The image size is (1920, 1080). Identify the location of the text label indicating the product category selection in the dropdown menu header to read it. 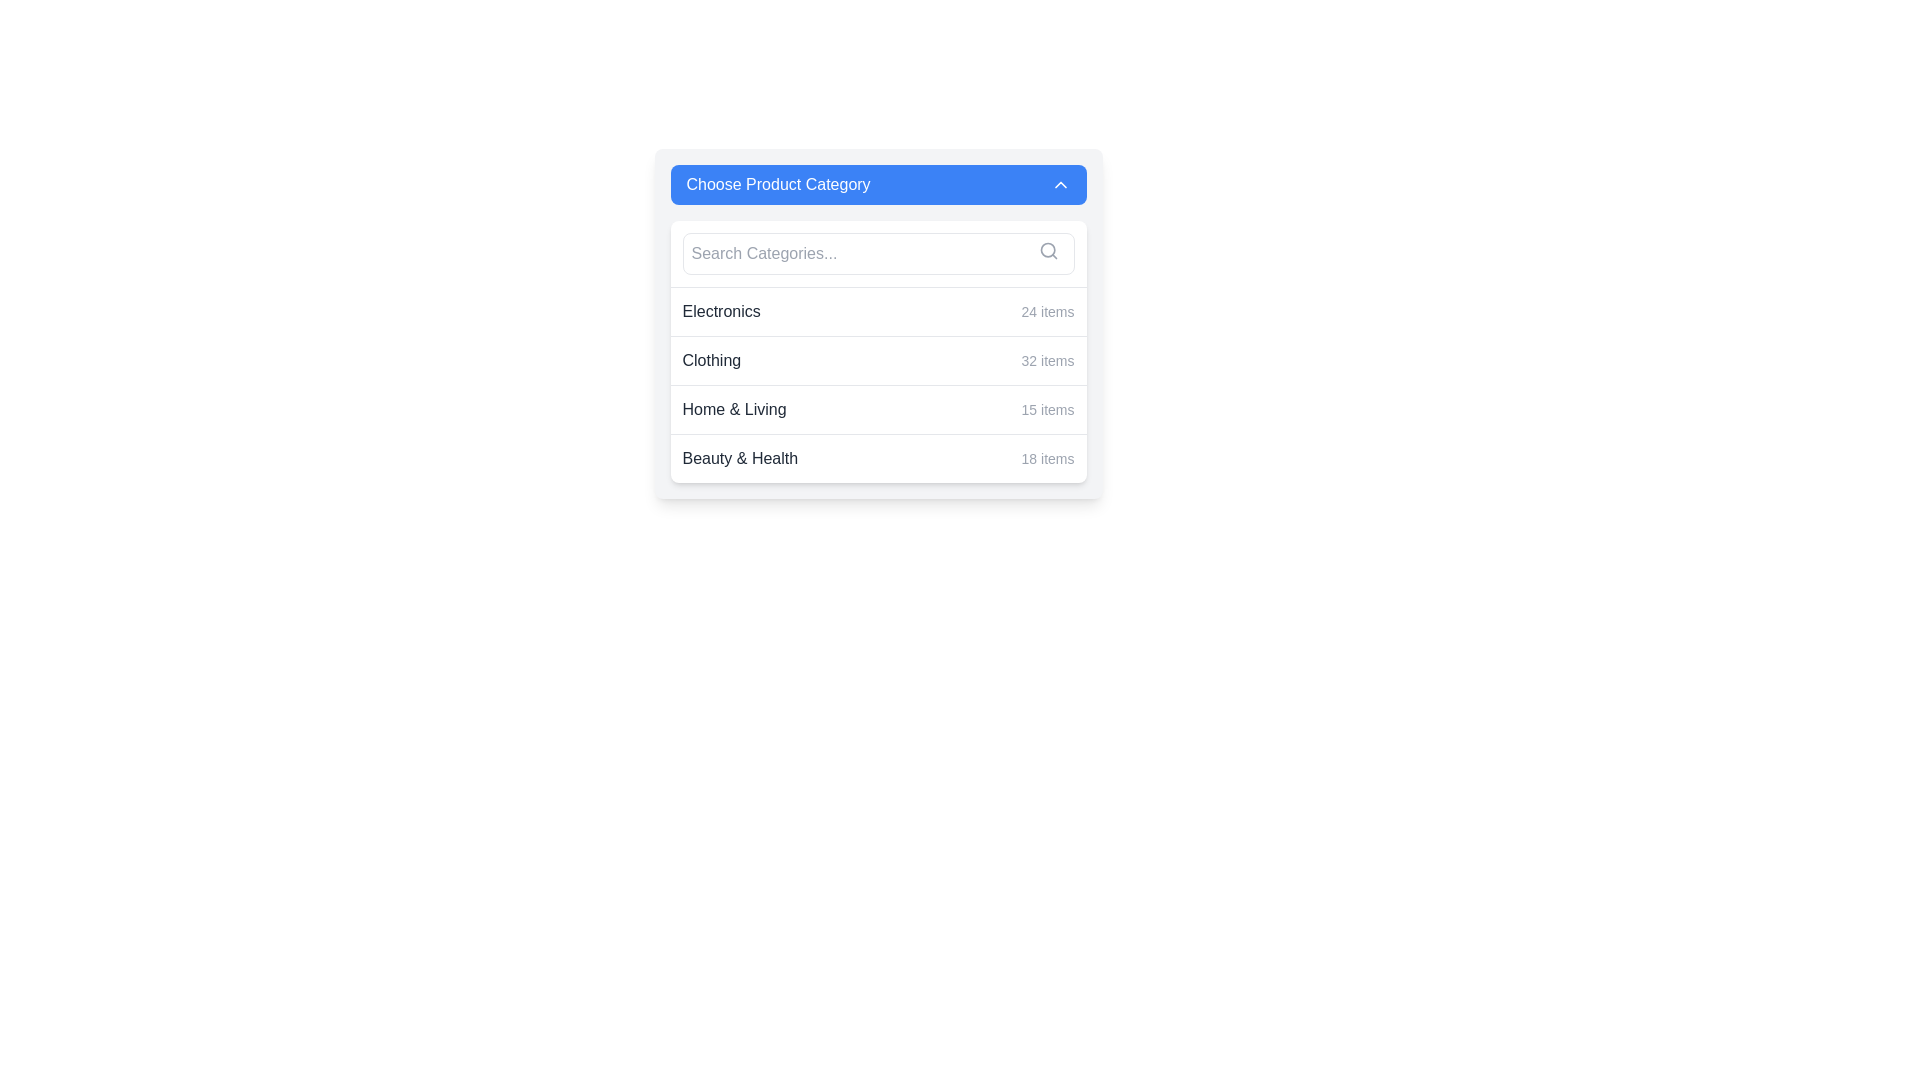
(777, 185).